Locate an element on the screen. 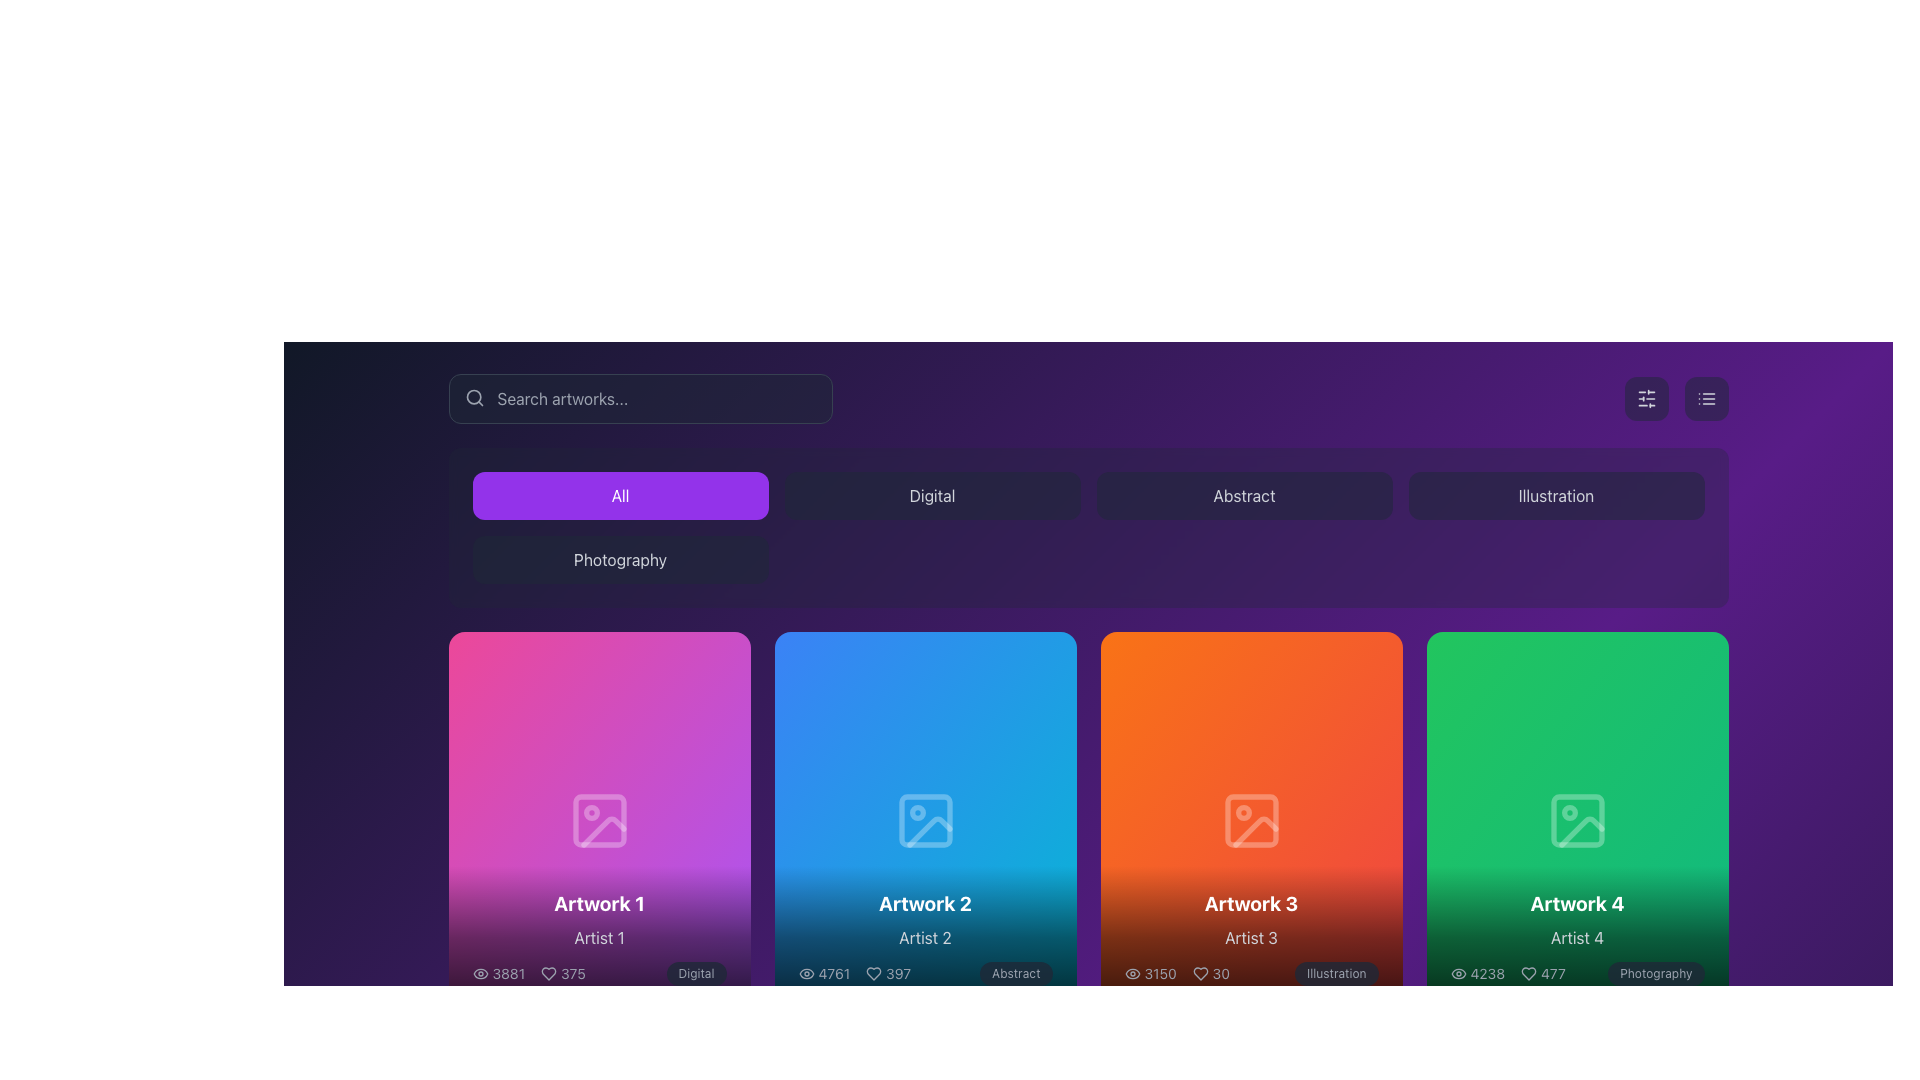 The height and width of the screenshot is (1080, 1920). the Graphical Icon Component that is part of the Artwork 3 card, located in the third column of the artwork display section is located at coordinates (1242, 812).